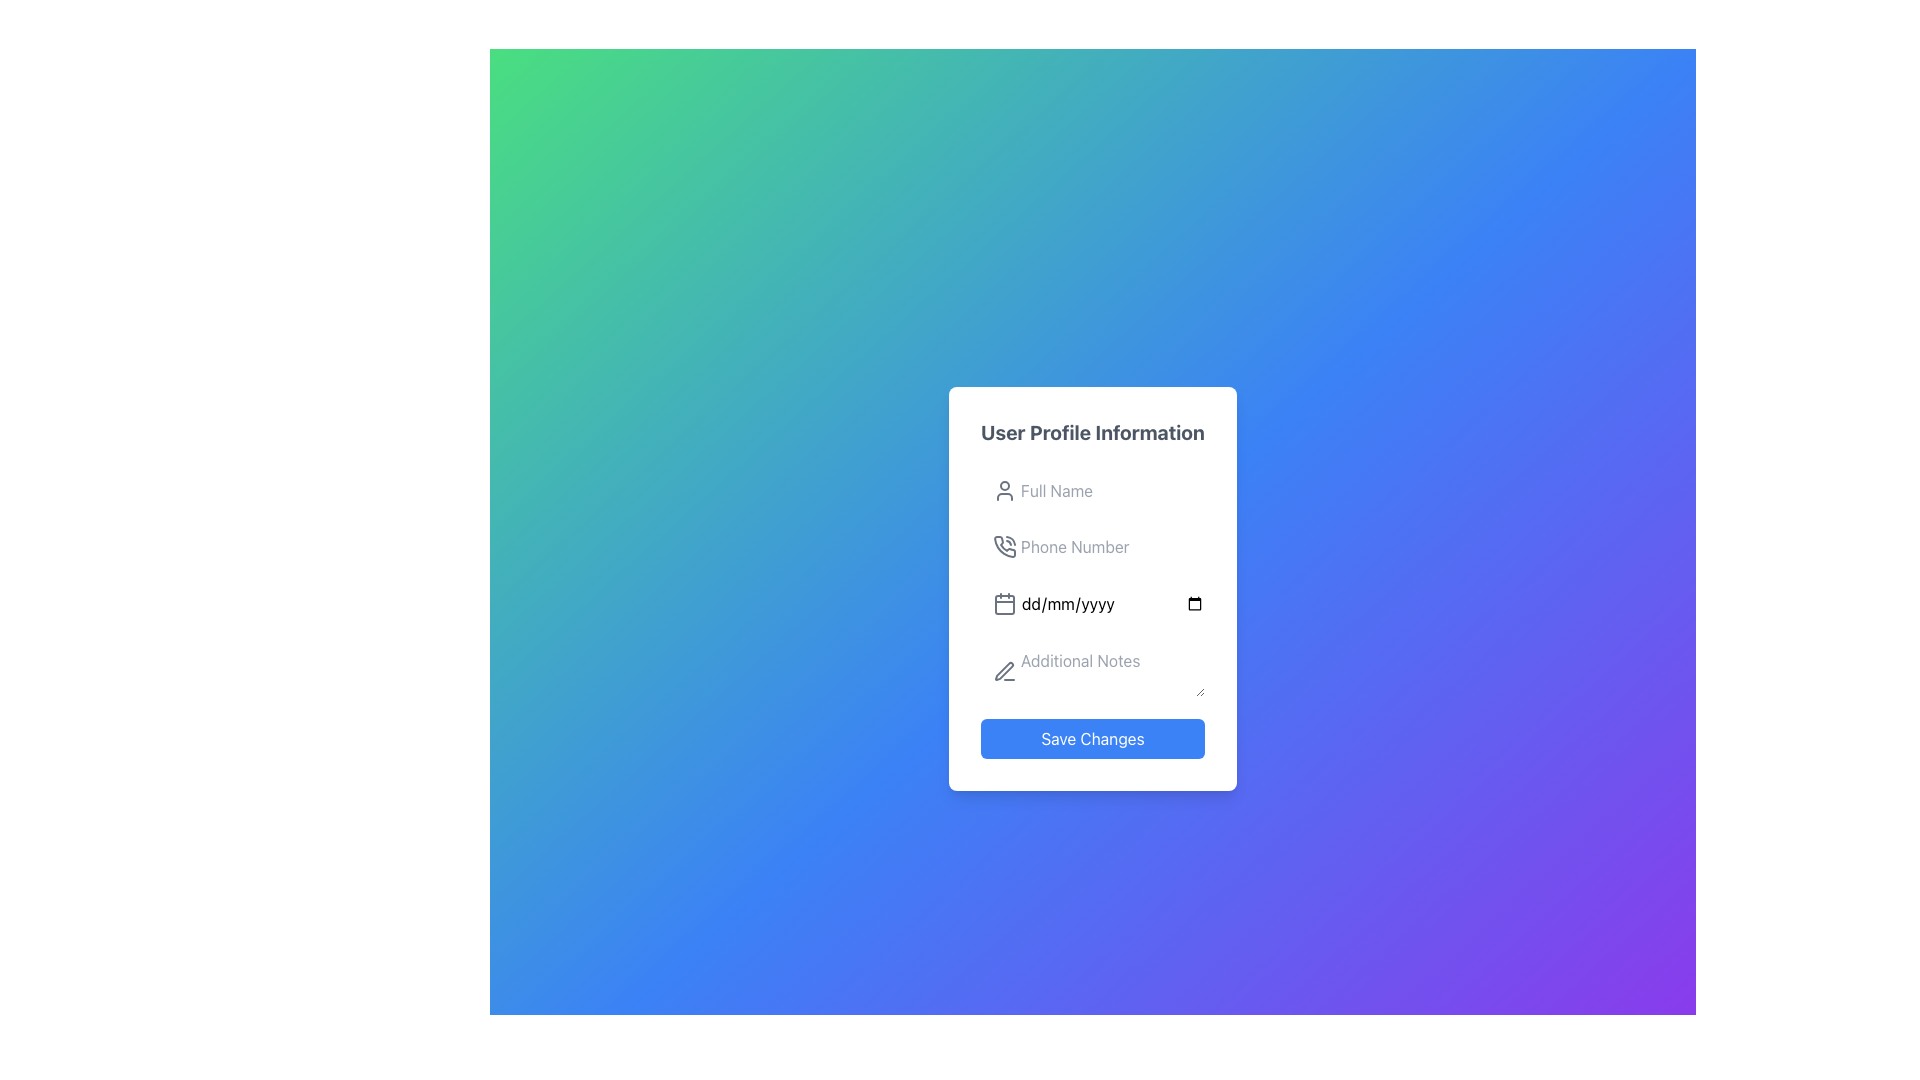 The image size is (1920, 1080). What do you see at coordinates (1092, 668) in the screenshot?
I see `the text input field for additional notes or comments, located centrally in the user profile form below the date input` at bounding box center [1092, 668].